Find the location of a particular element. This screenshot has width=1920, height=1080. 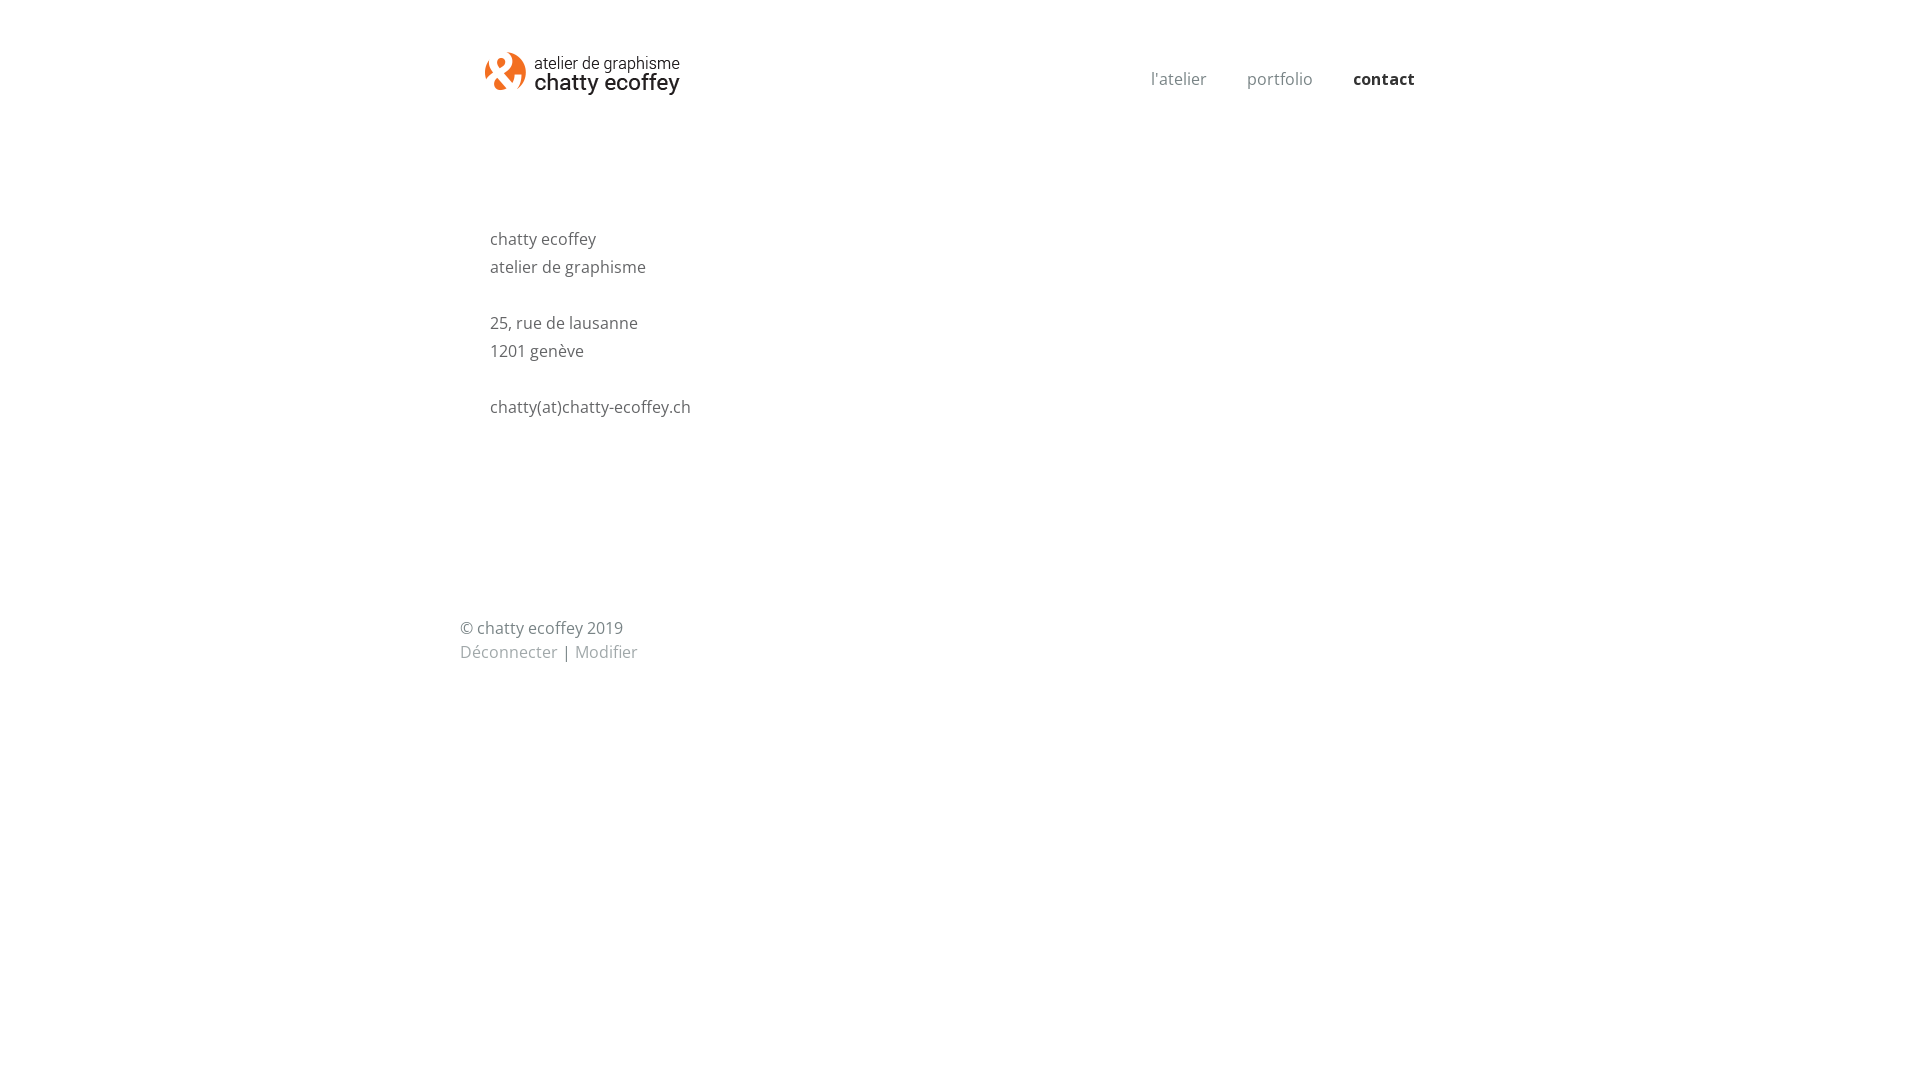

'l'atelier' is located at coordinates (1179, 77).